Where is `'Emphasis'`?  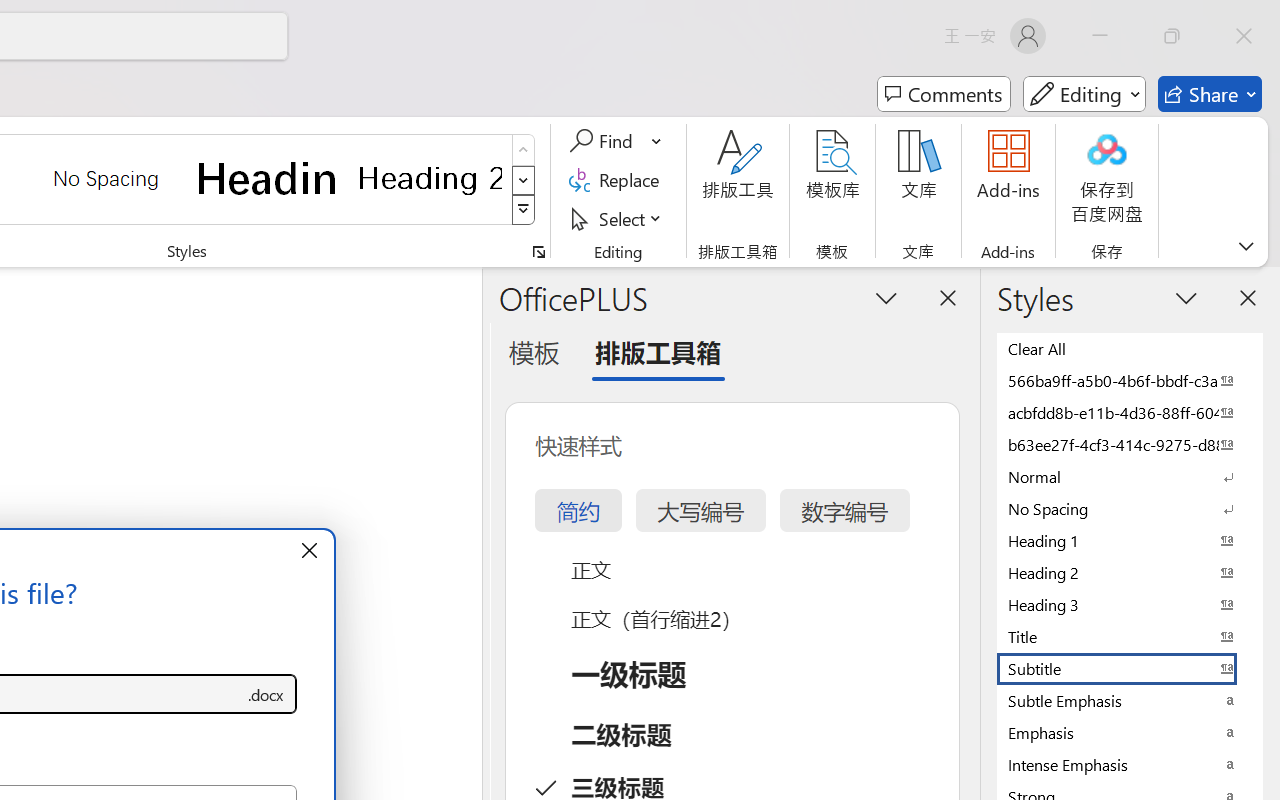
'Emphasis' is located at coordinates (1130, 731).